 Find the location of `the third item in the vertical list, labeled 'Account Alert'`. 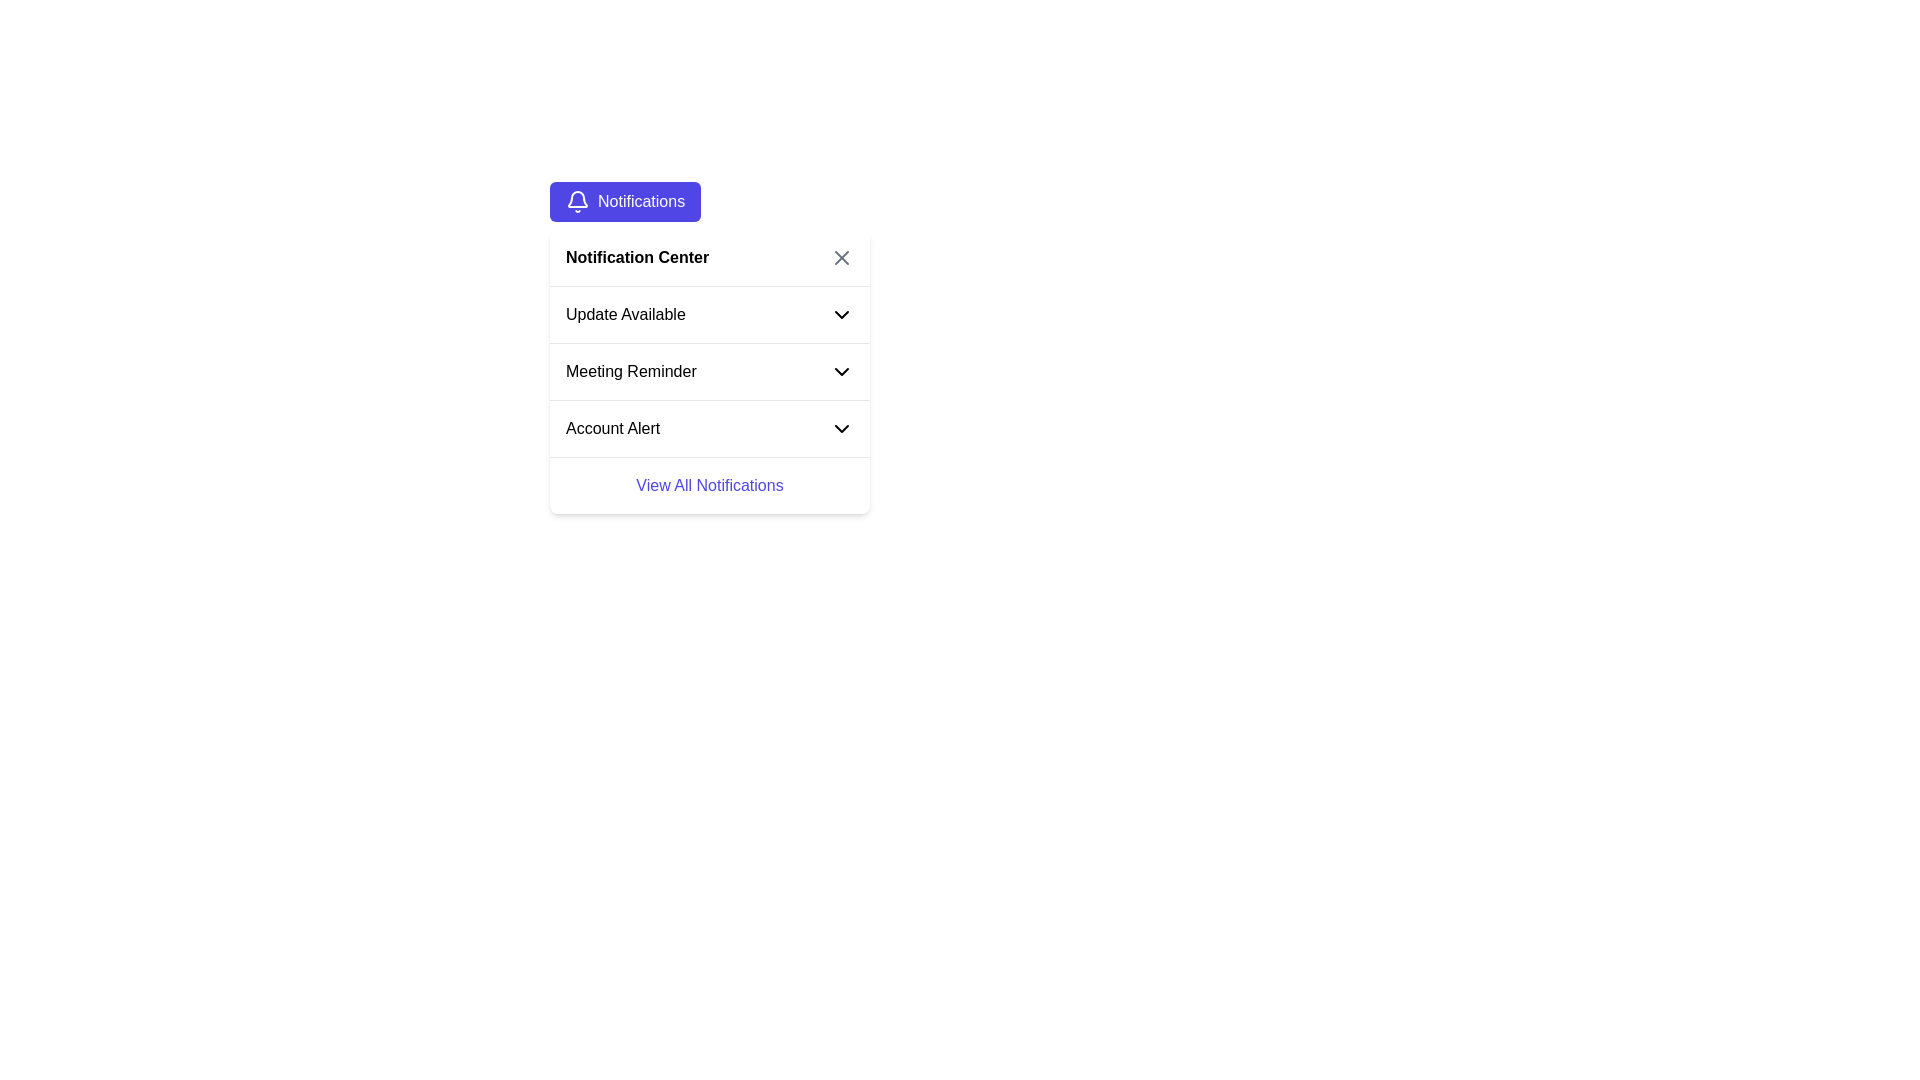

the third item in the vertical list, labeled 'Account Alert' is located at coordinates (710, 427).